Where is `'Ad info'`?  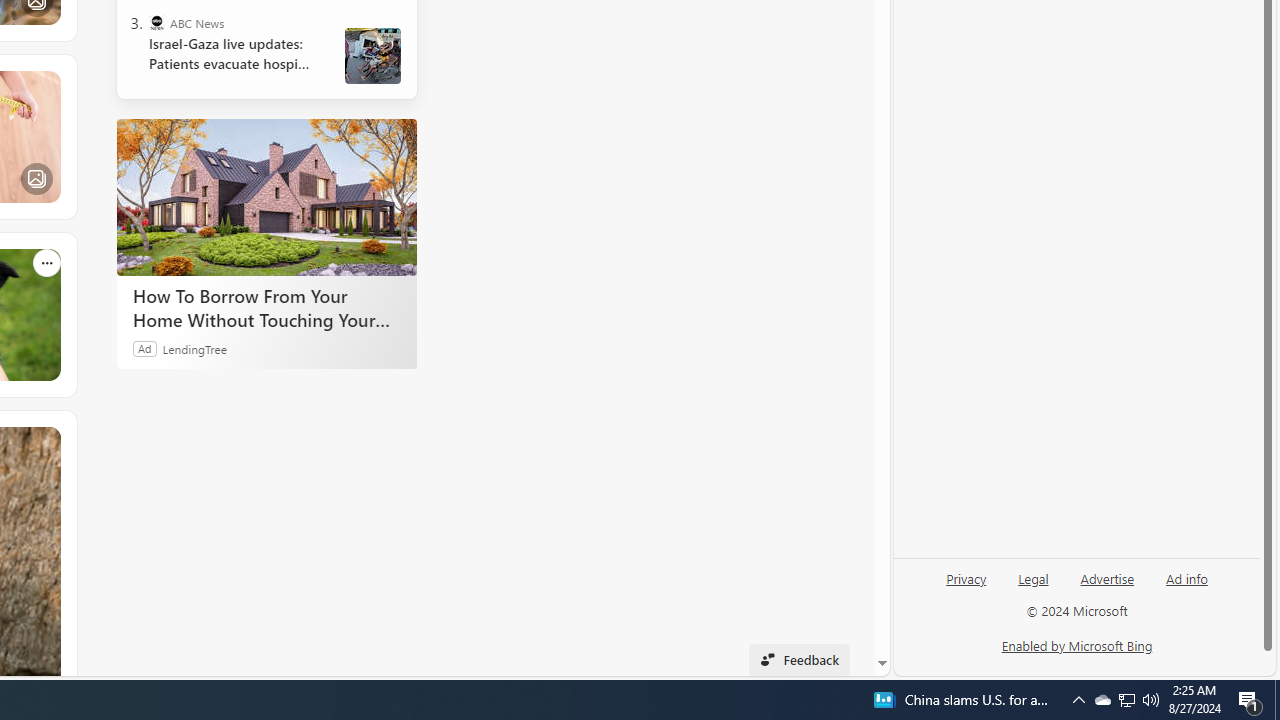
'Ad info' is located at coordinates (1186, 585).